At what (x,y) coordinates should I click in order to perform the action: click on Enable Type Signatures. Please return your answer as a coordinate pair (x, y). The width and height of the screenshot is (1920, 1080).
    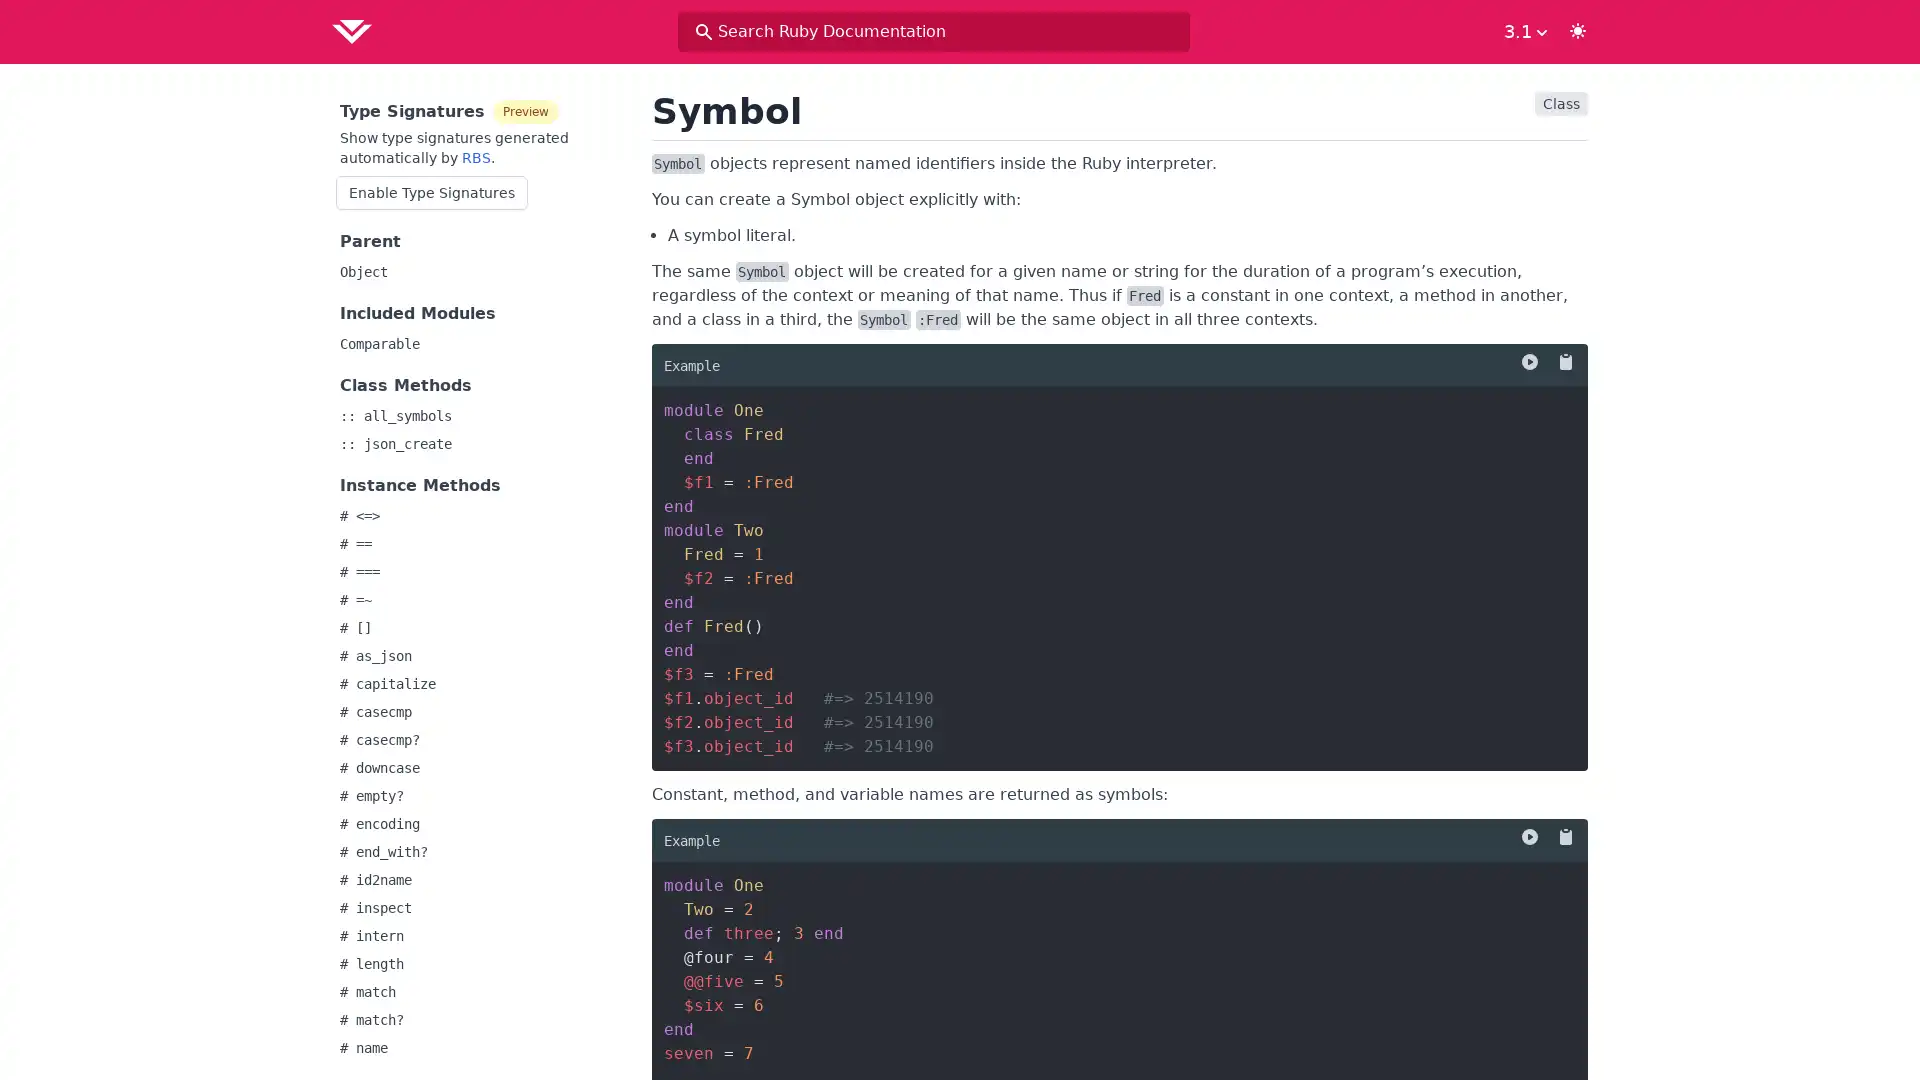
    Looking at the image, I should click on (431, 192).